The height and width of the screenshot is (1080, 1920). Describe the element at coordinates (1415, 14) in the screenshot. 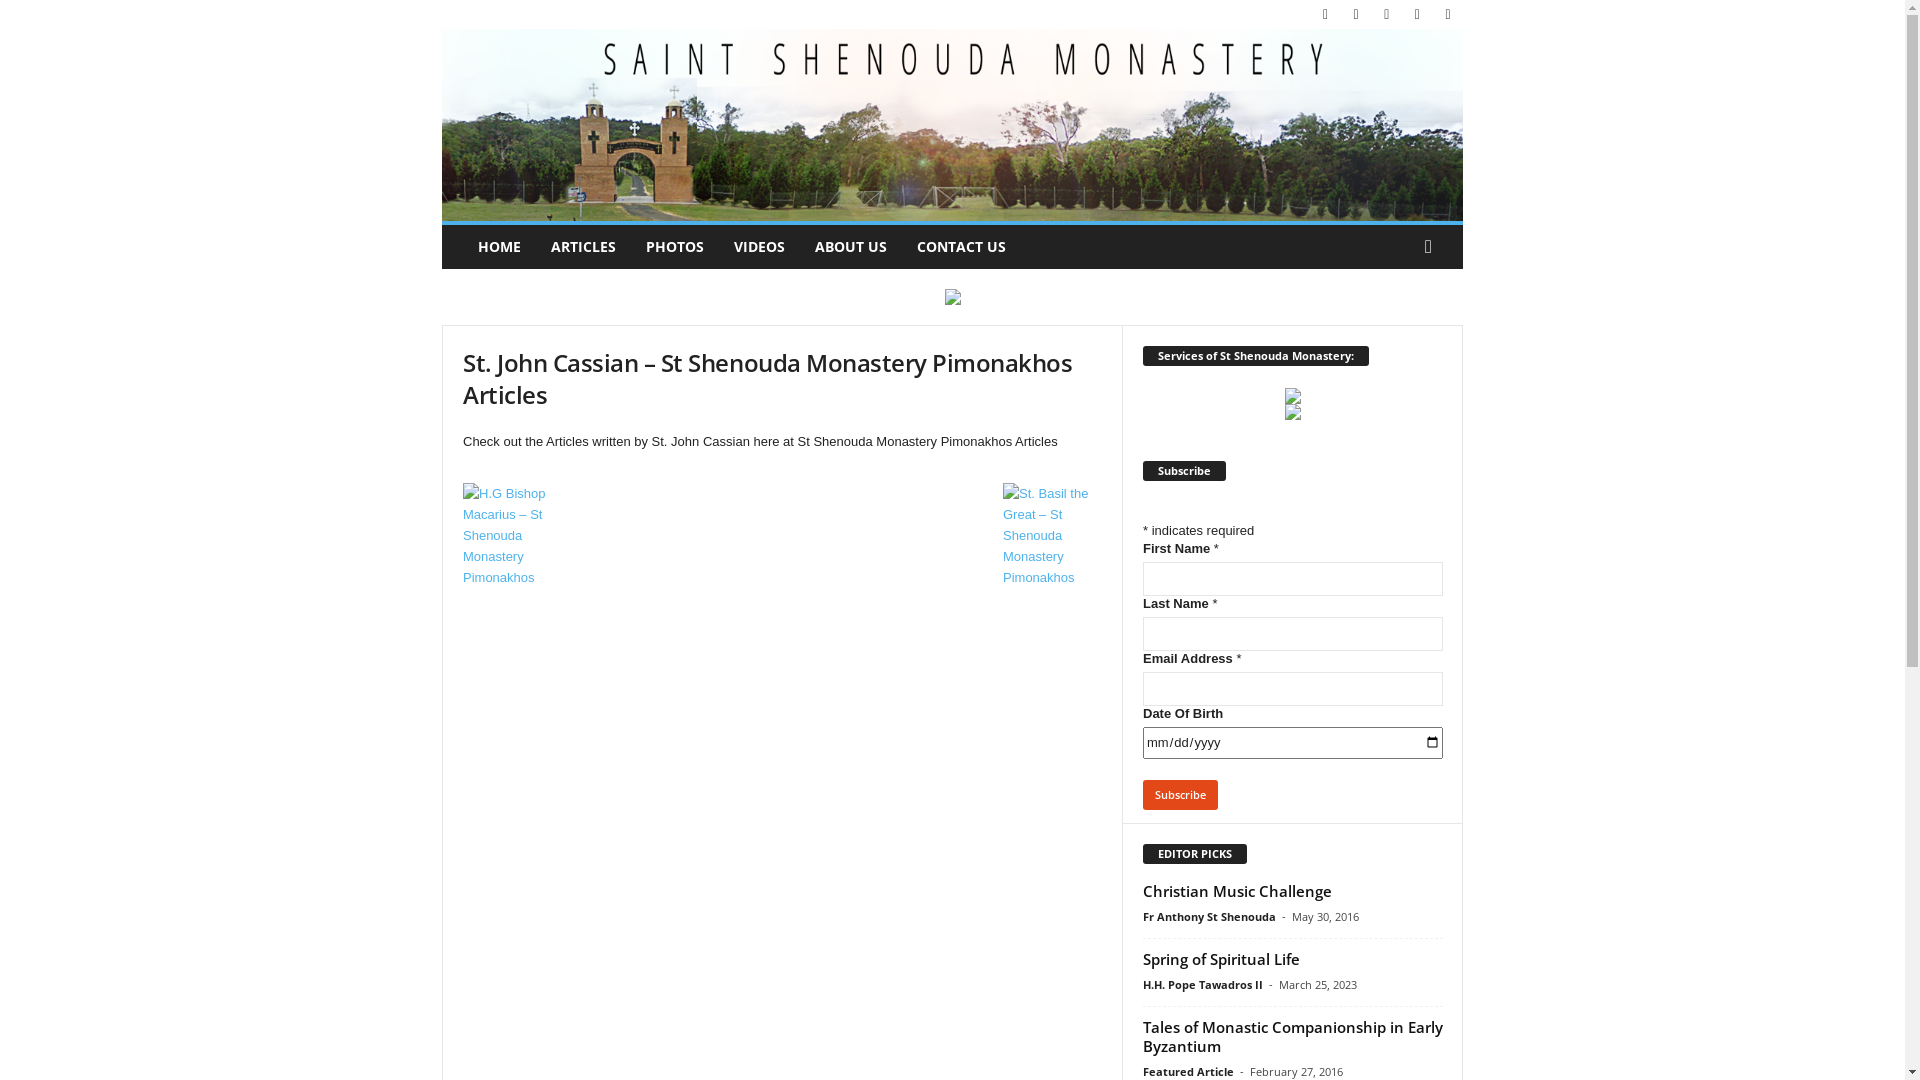

I see `'Spotify'` at that location.